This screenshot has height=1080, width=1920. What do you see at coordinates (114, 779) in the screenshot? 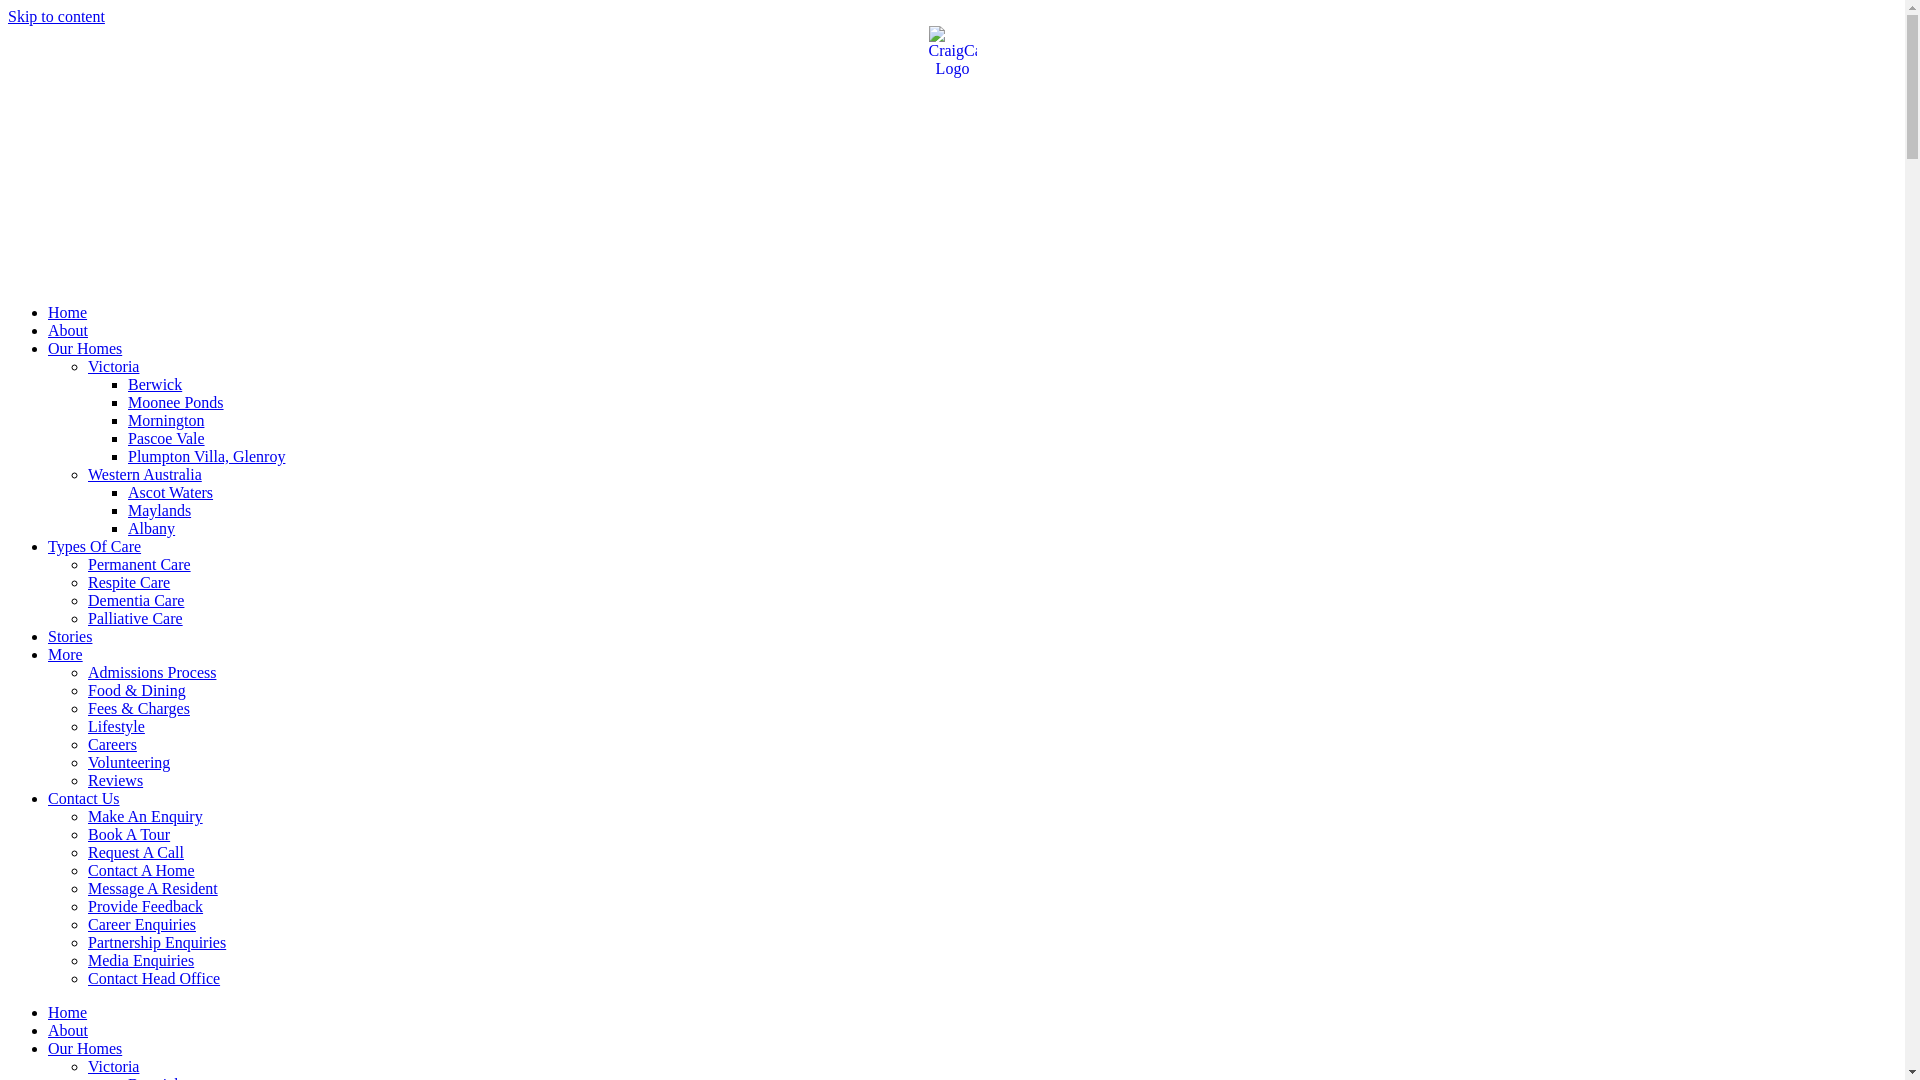
I see `'Reviews'` at bounding box center [114, 779].